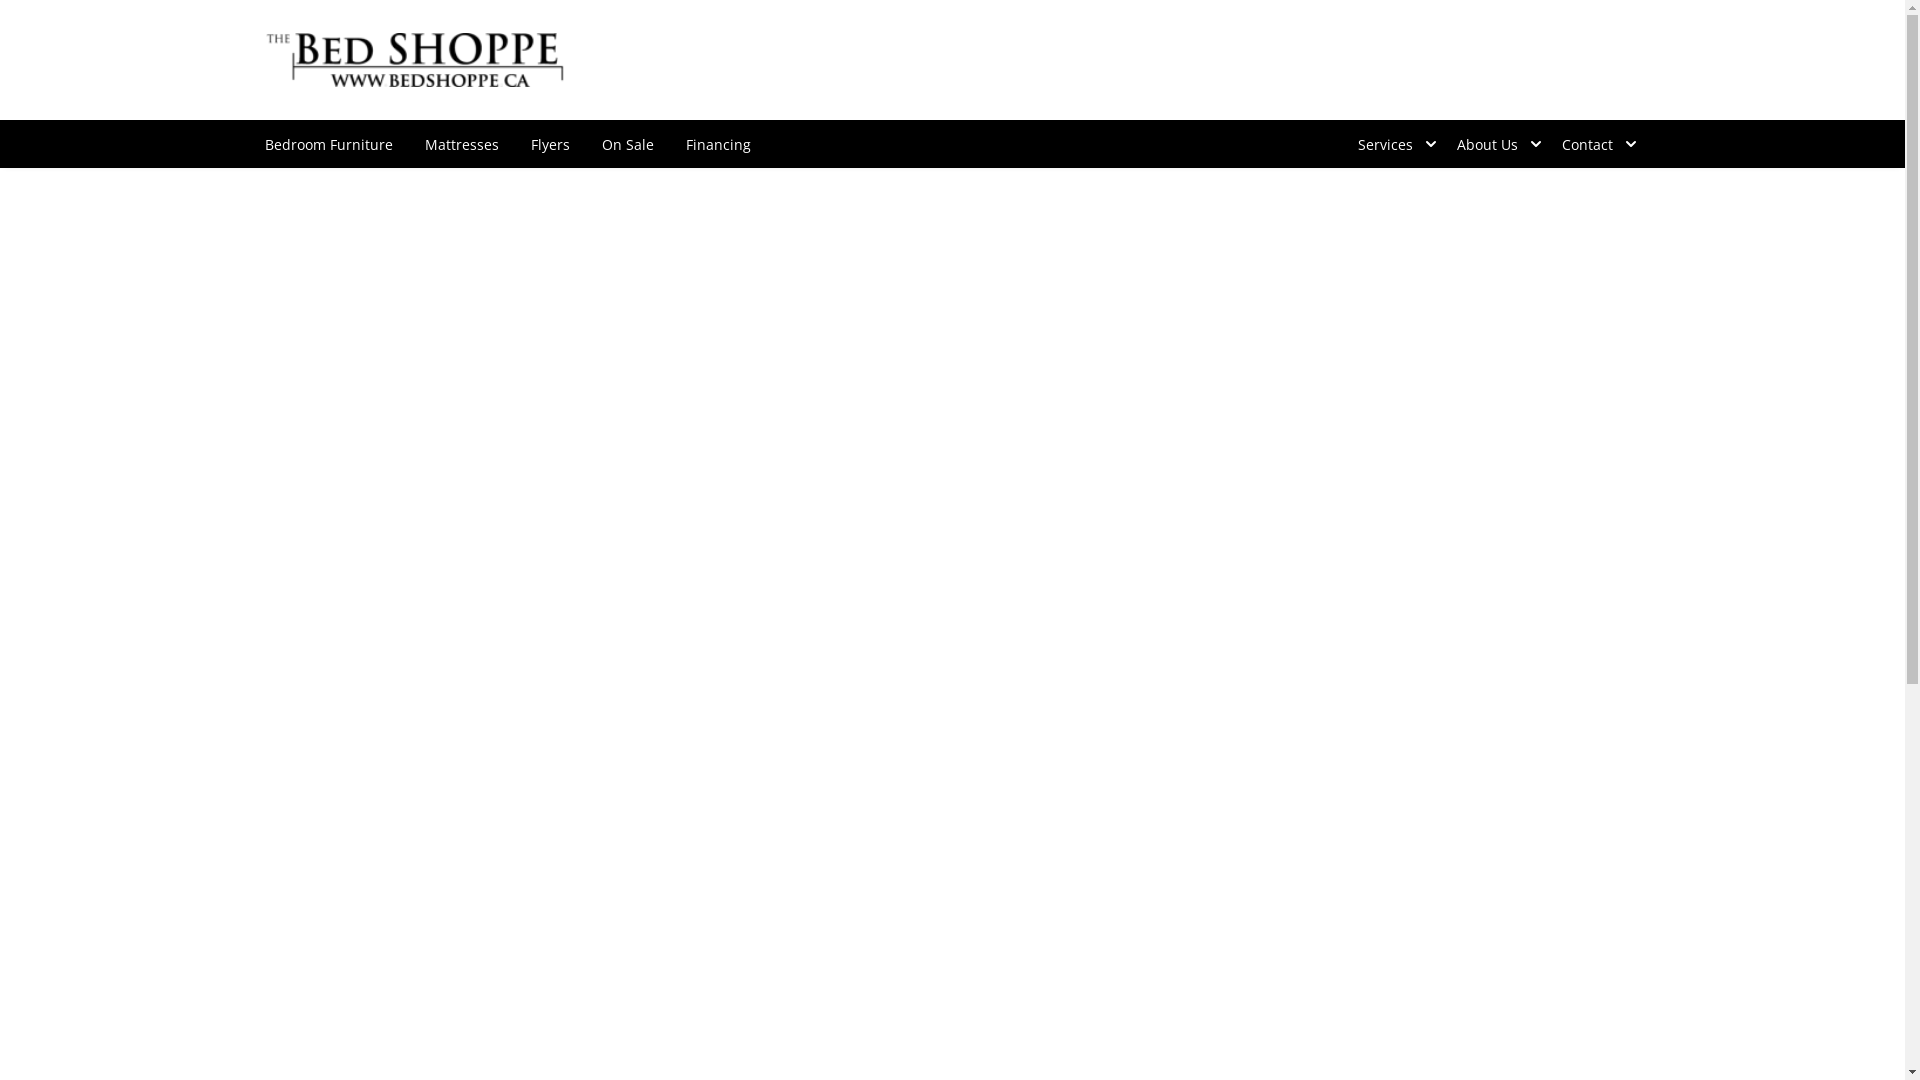 This screenshot has height=1080, width=1920. What do you see at coordinates (1390, 142) in the screenshot?
I see `'Services'` at bounding box center [1390, 142].